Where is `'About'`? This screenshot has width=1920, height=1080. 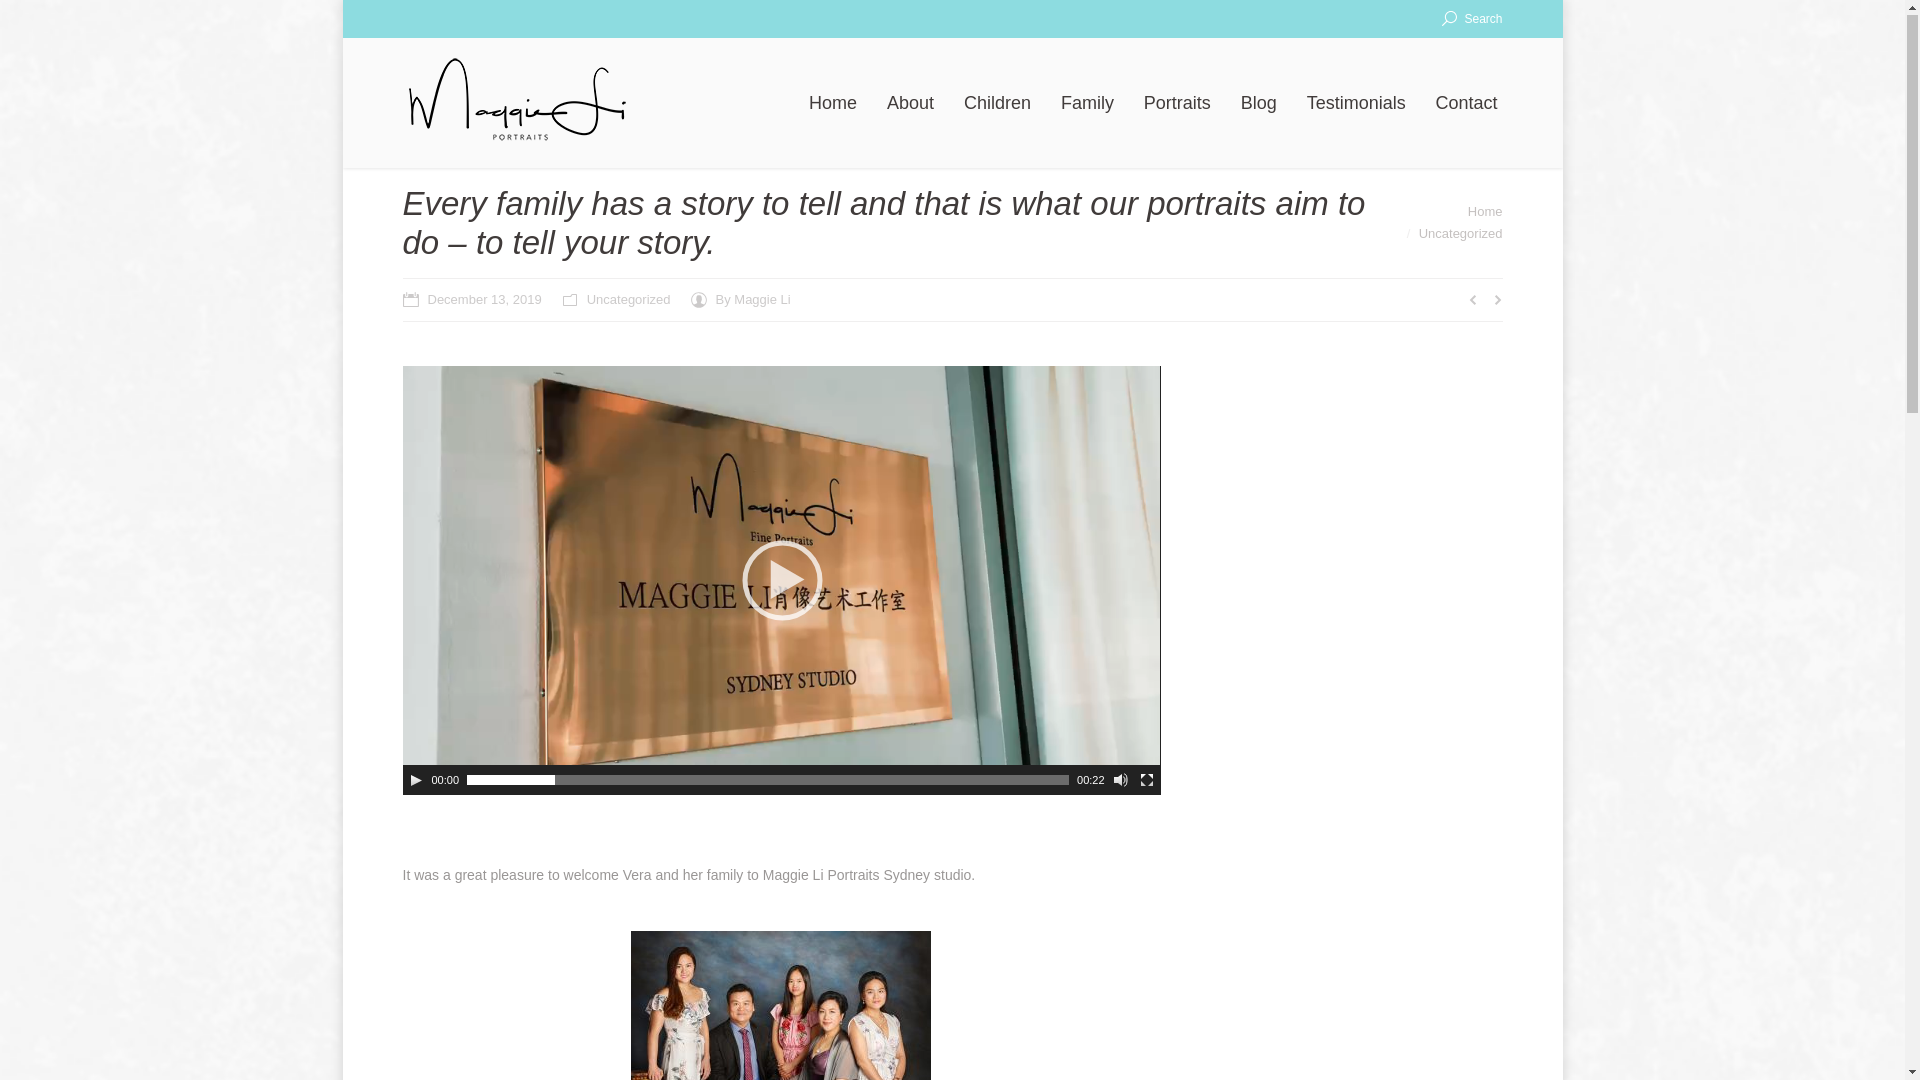 'About' is located at coordinates (909, 104).